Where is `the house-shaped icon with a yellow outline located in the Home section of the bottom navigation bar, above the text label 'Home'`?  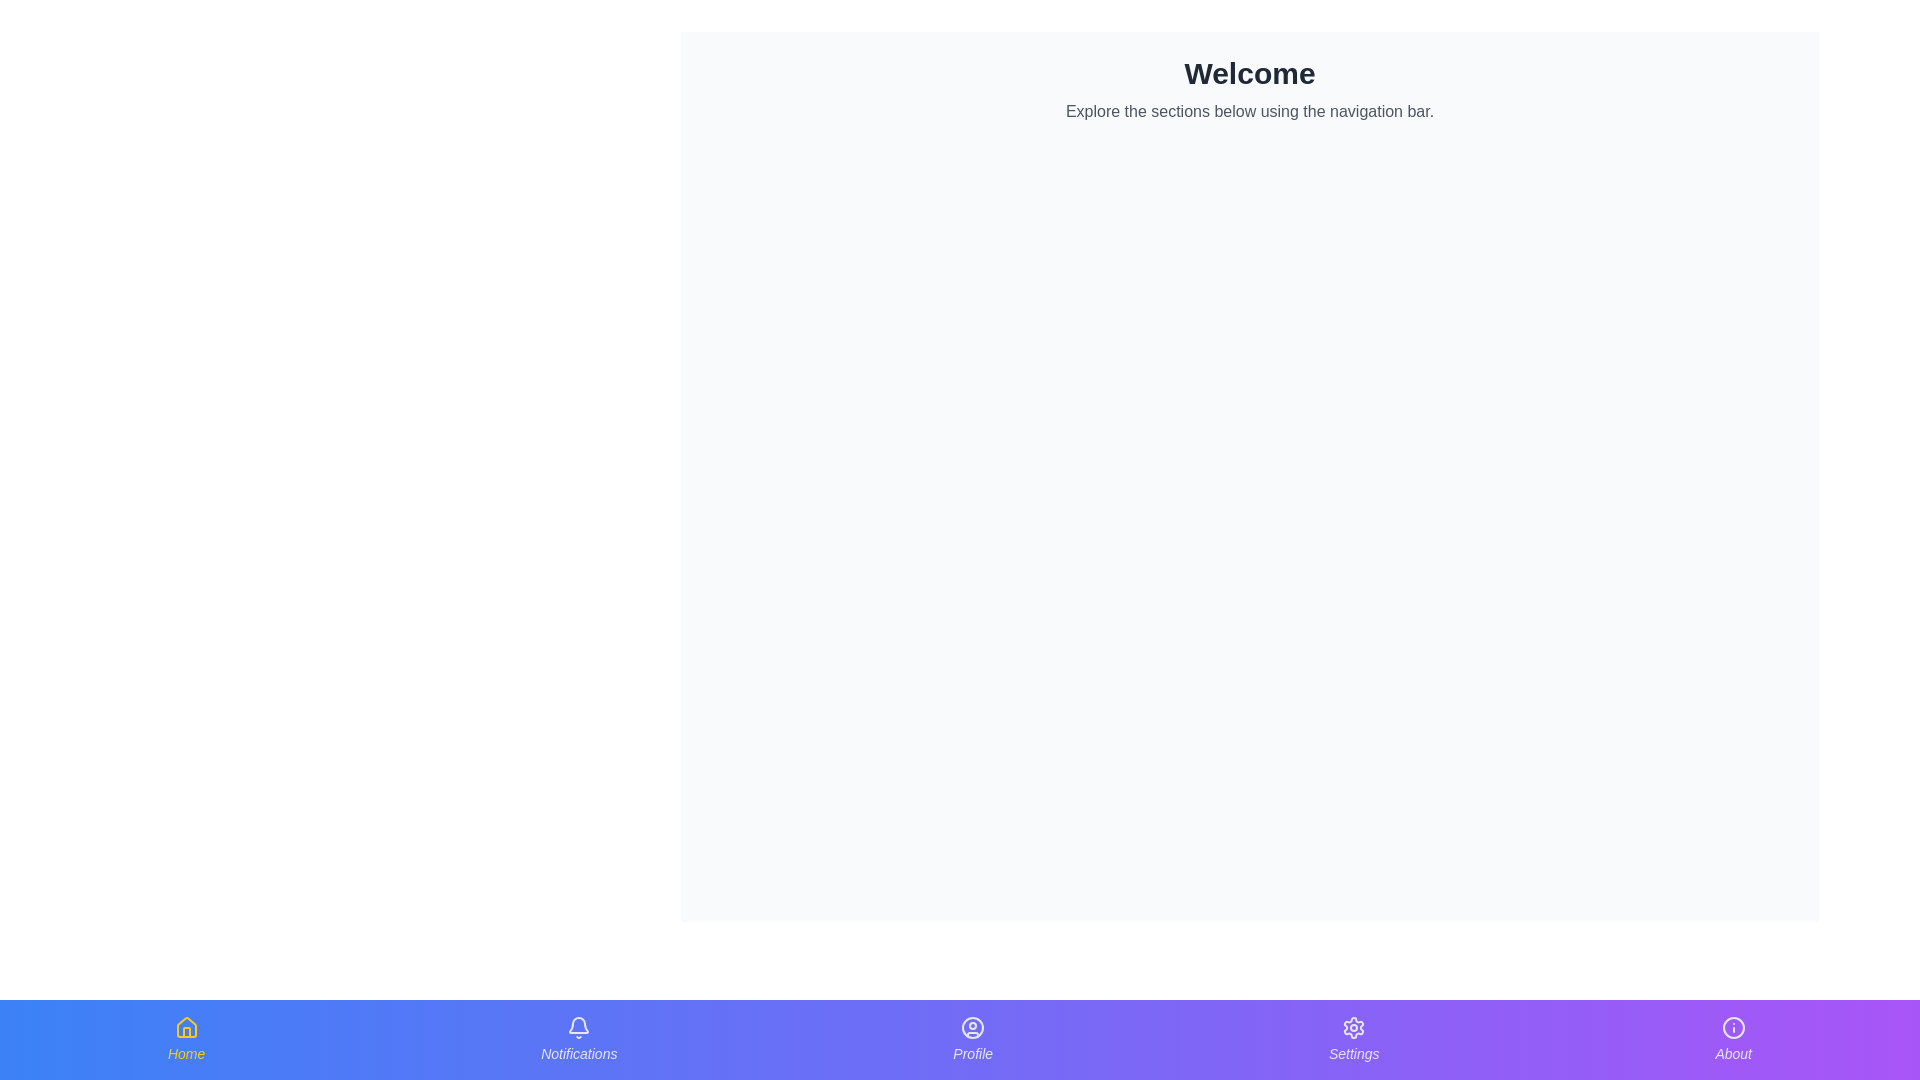
the house-shaped icon with a yellow outline located in the Home section of the bottom navigation bar, above the text label 'Home' is located at coordinates (186, 1028).